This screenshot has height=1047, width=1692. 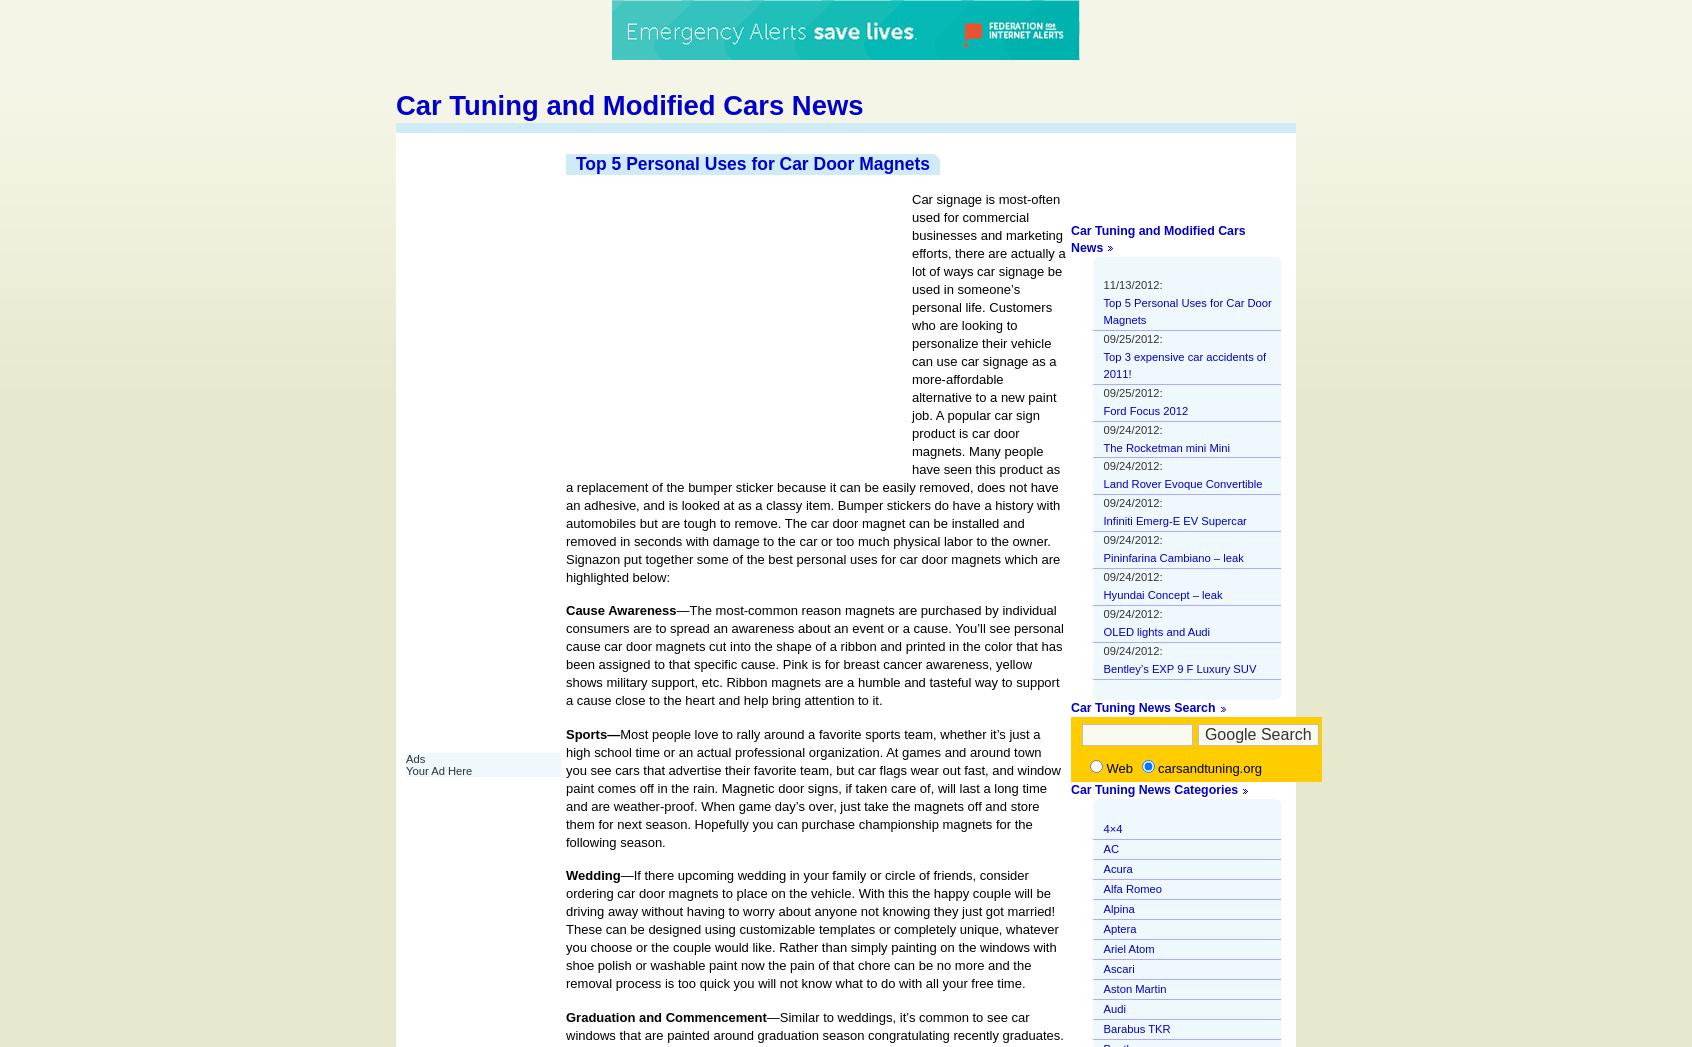 What do you see at coordinates (1103, 907) in the screenshot?
I see `'Alpina'` at bounding box center [1103, 907].